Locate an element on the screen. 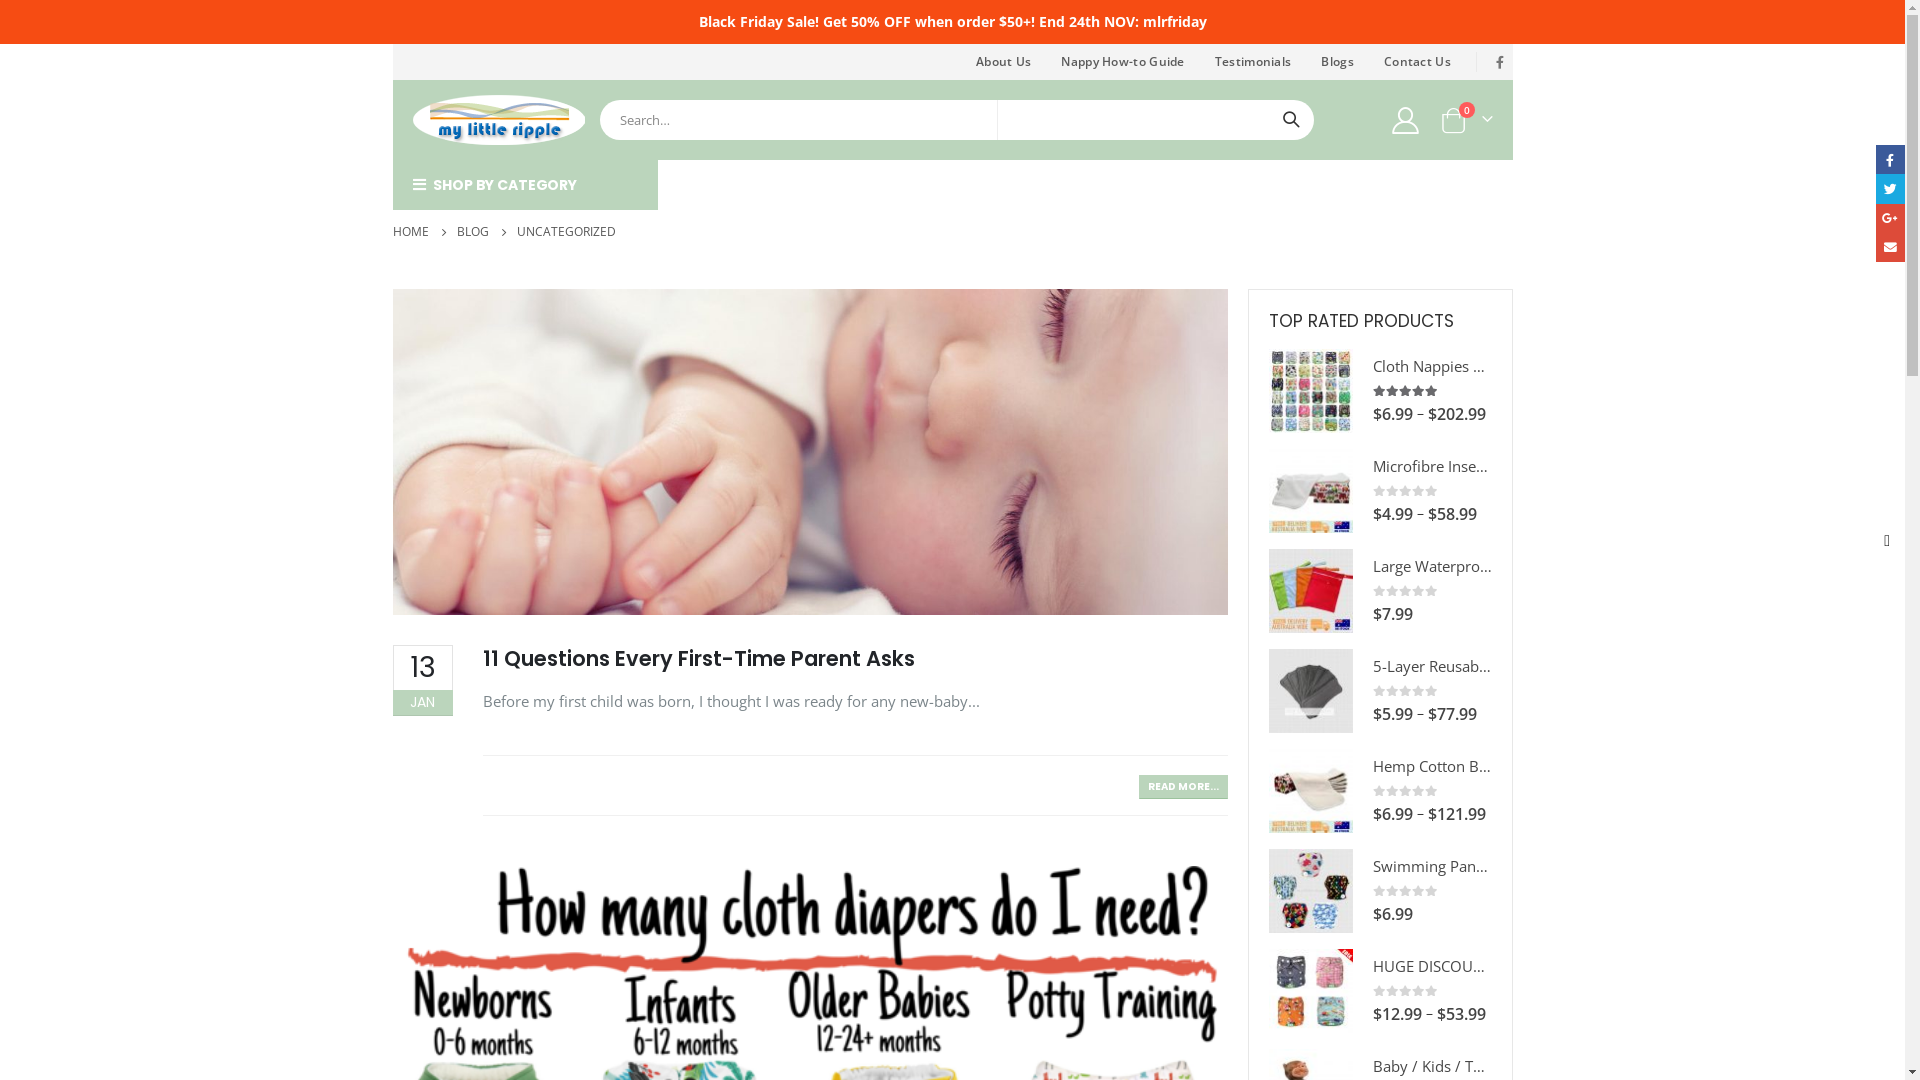  'READ MORE...' is located at coordinates (1182, 785).